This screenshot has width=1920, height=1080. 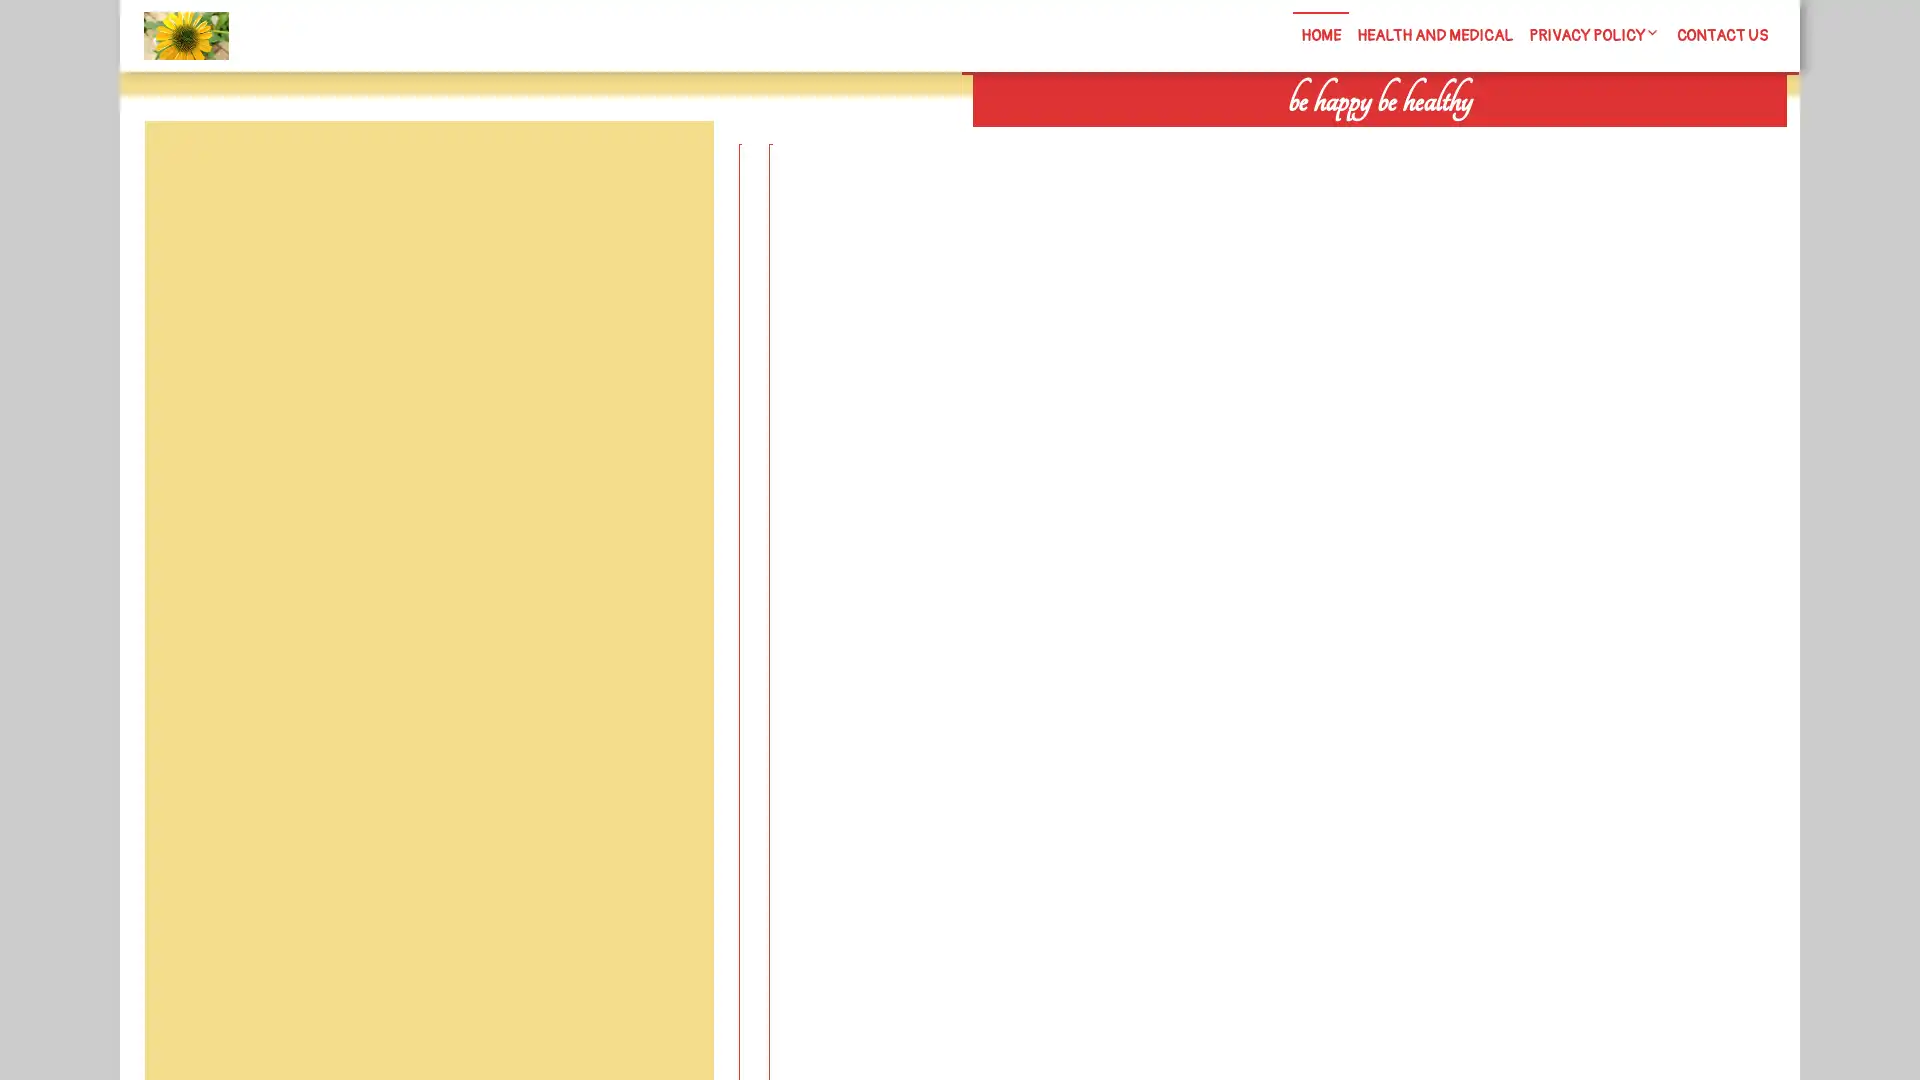 I want to click on Search, so click(x=1557, y=140).